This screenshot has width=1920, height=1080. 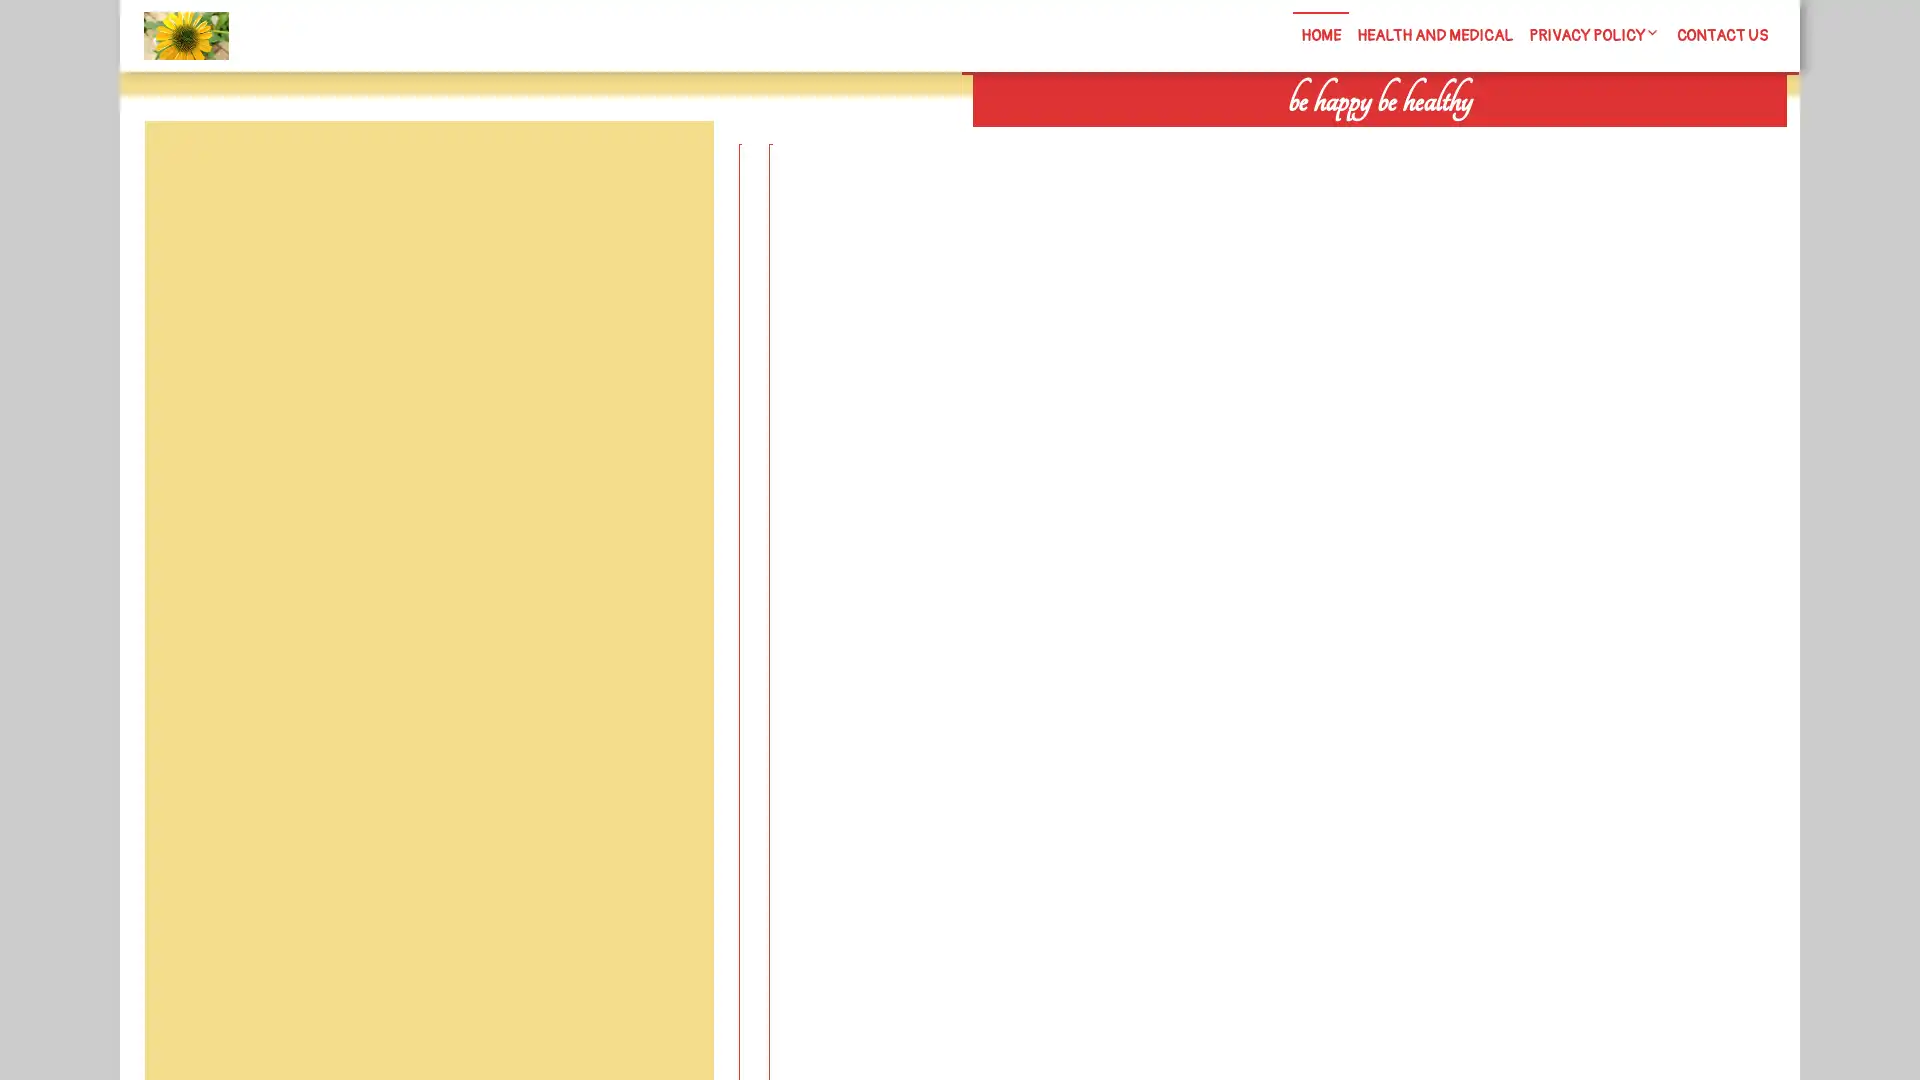 I want to click on Search, so click(x=1557, y=140).